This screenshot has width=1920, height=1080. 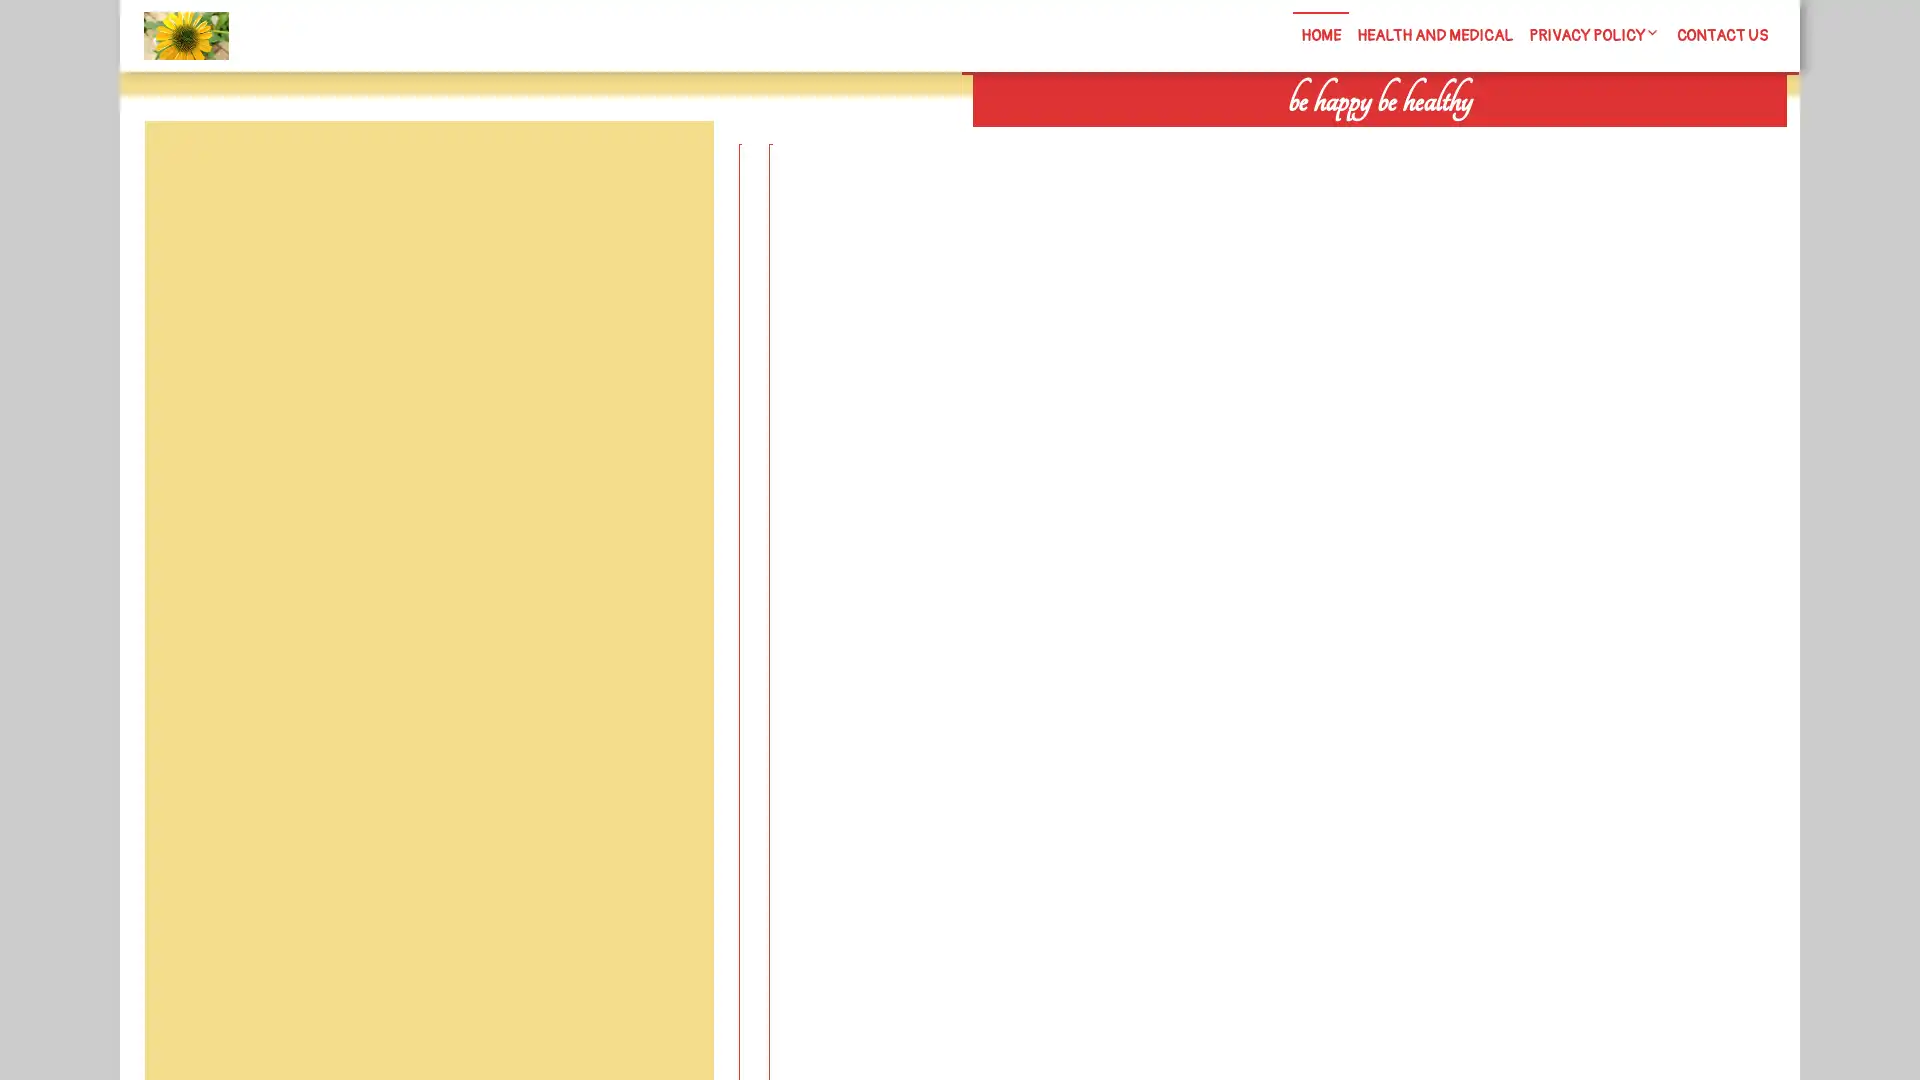 I want to click on Search, so click(x=1557, y=140).